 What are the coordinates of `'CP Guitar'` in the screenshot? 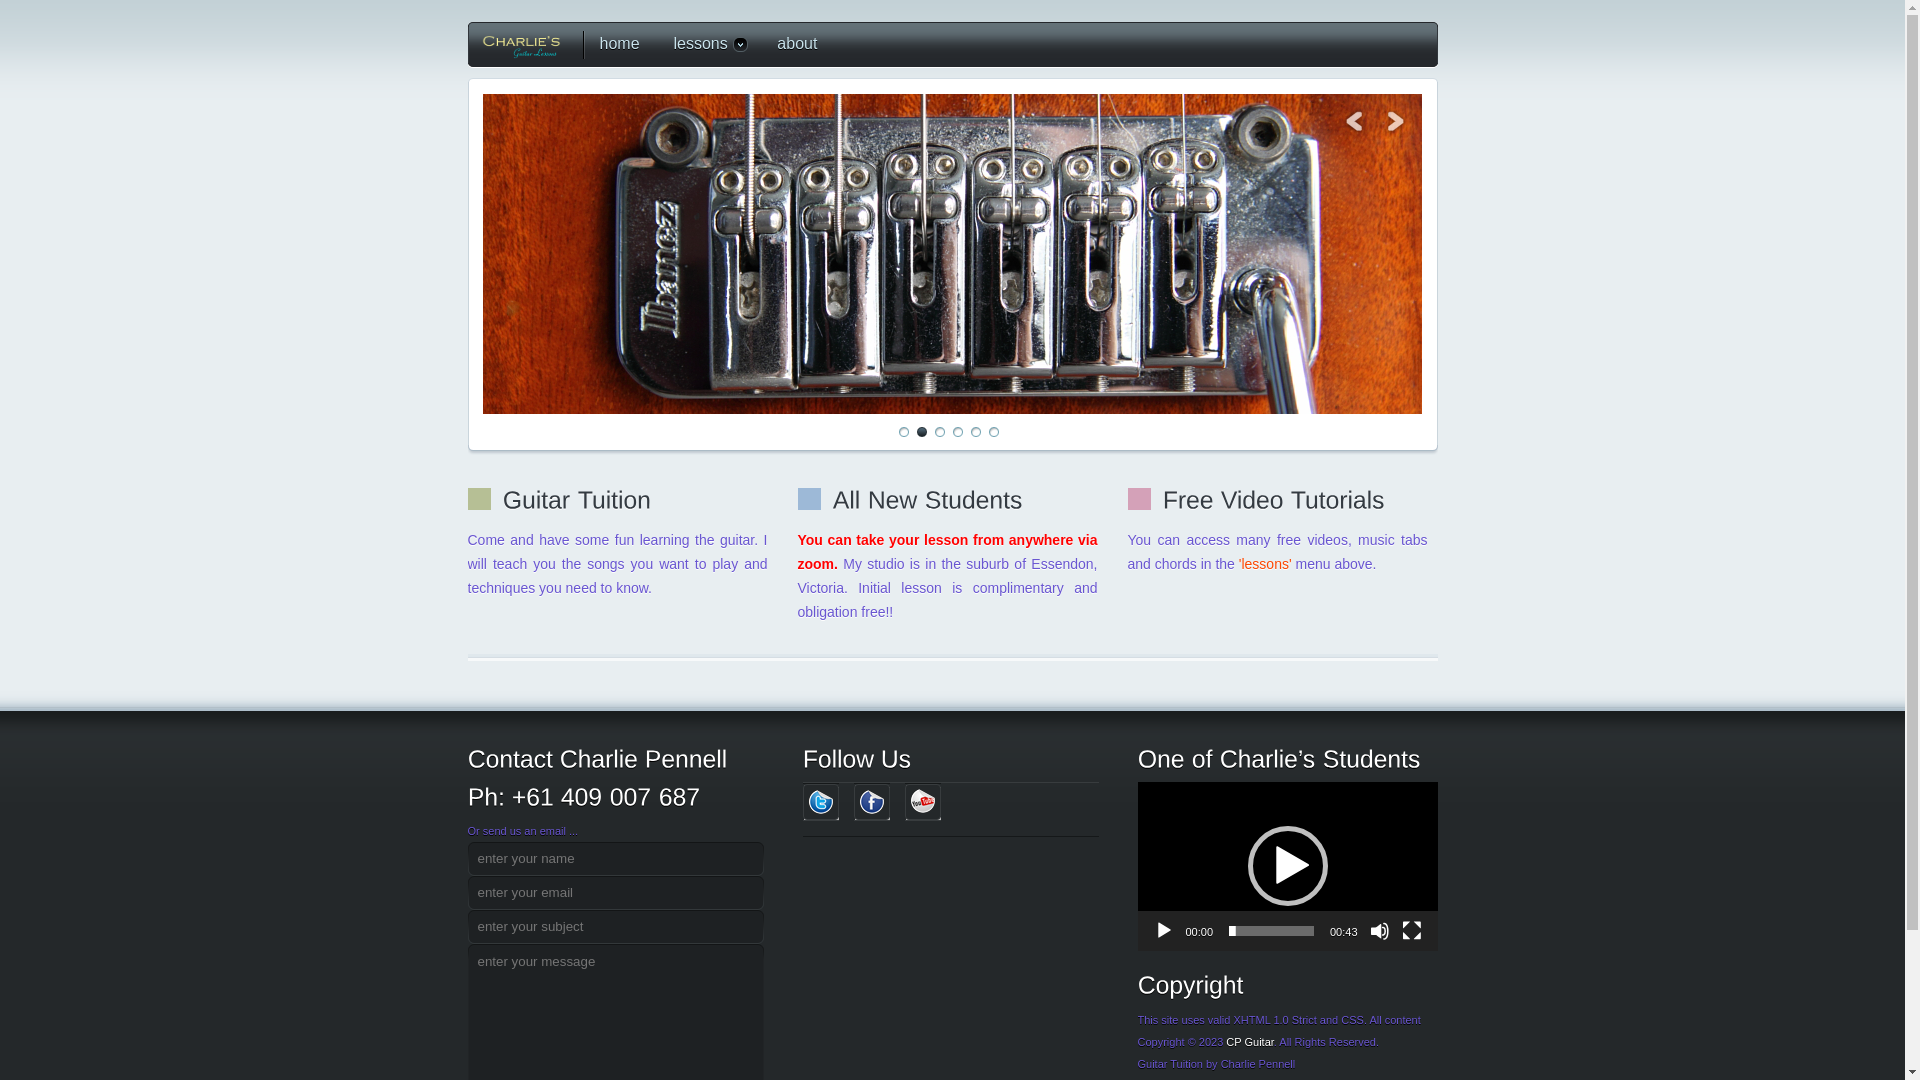 It's located at (1248, 1040).